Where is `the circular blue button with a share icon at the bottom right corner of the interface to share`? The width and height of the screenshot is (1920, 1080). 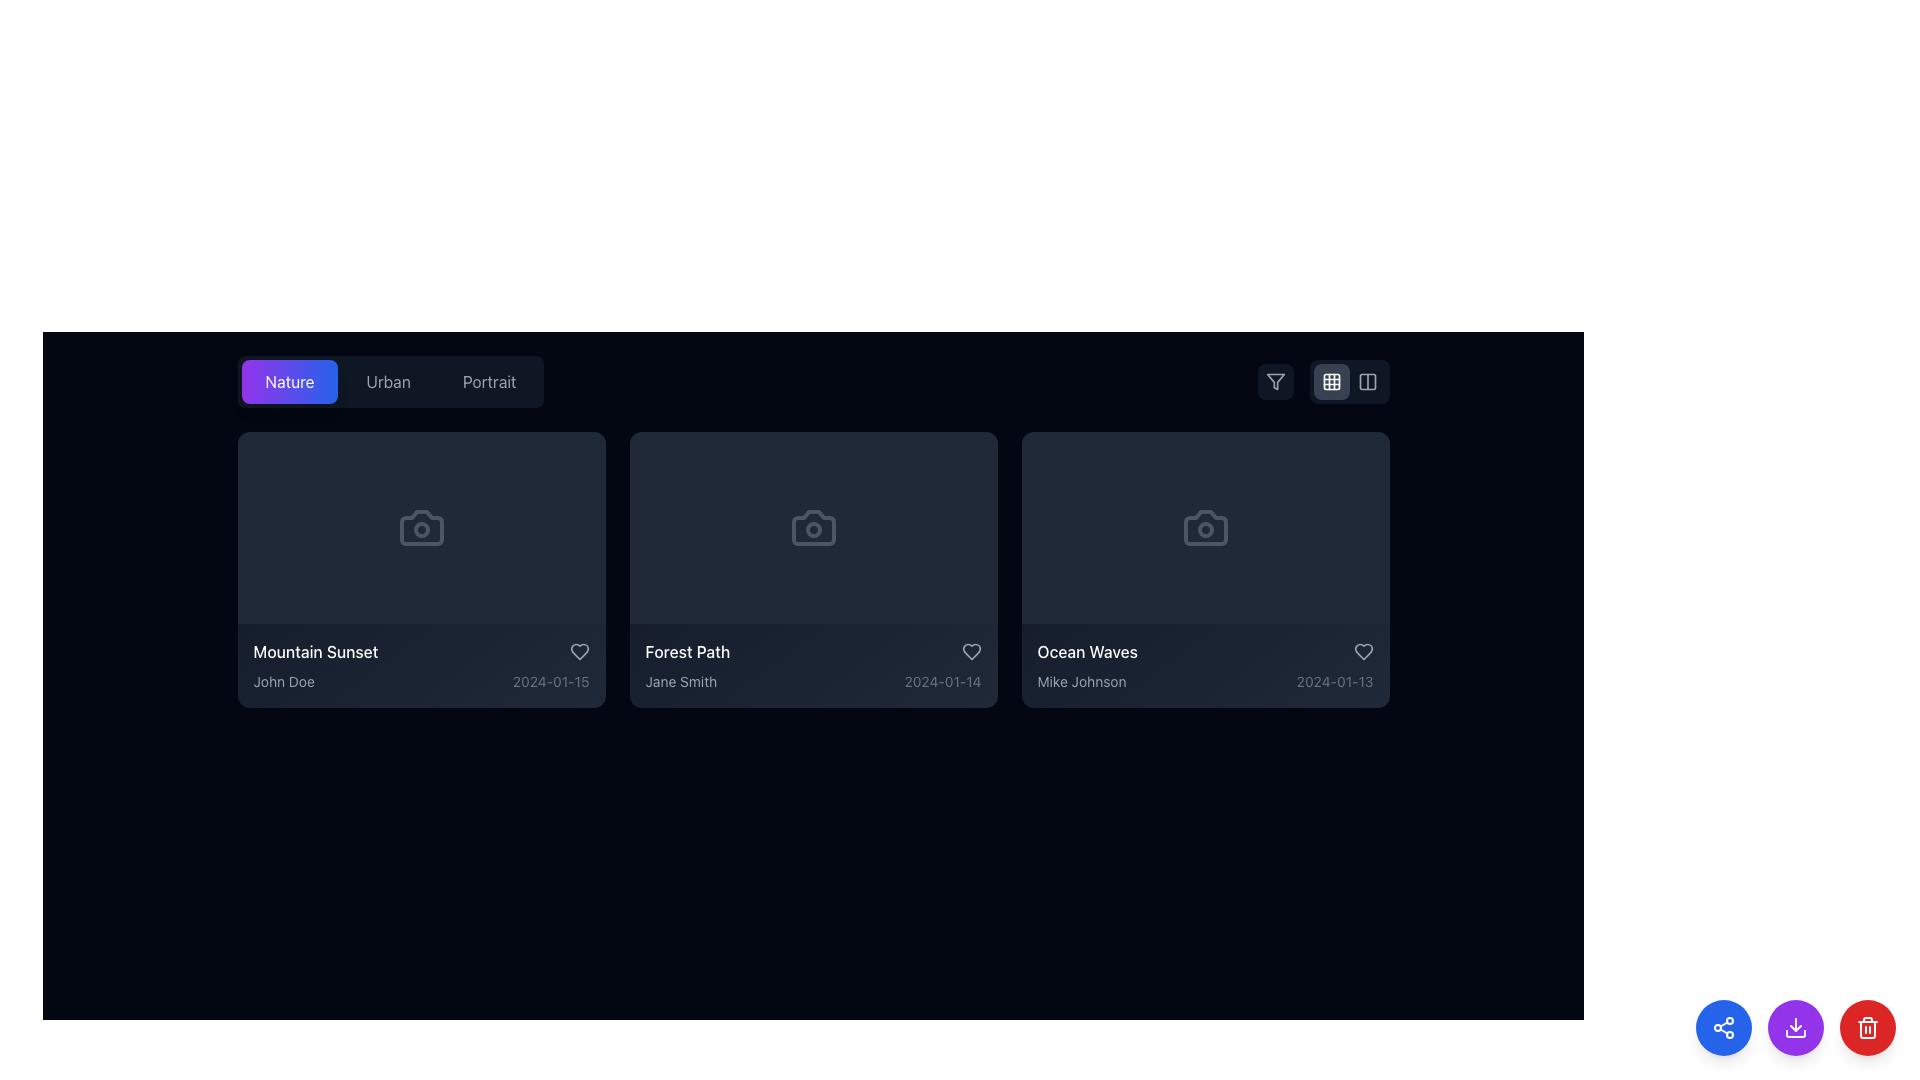 the circular blue button with a share icon at the bottom right corner of the interface to share is located at coordinates (1722, 1028).